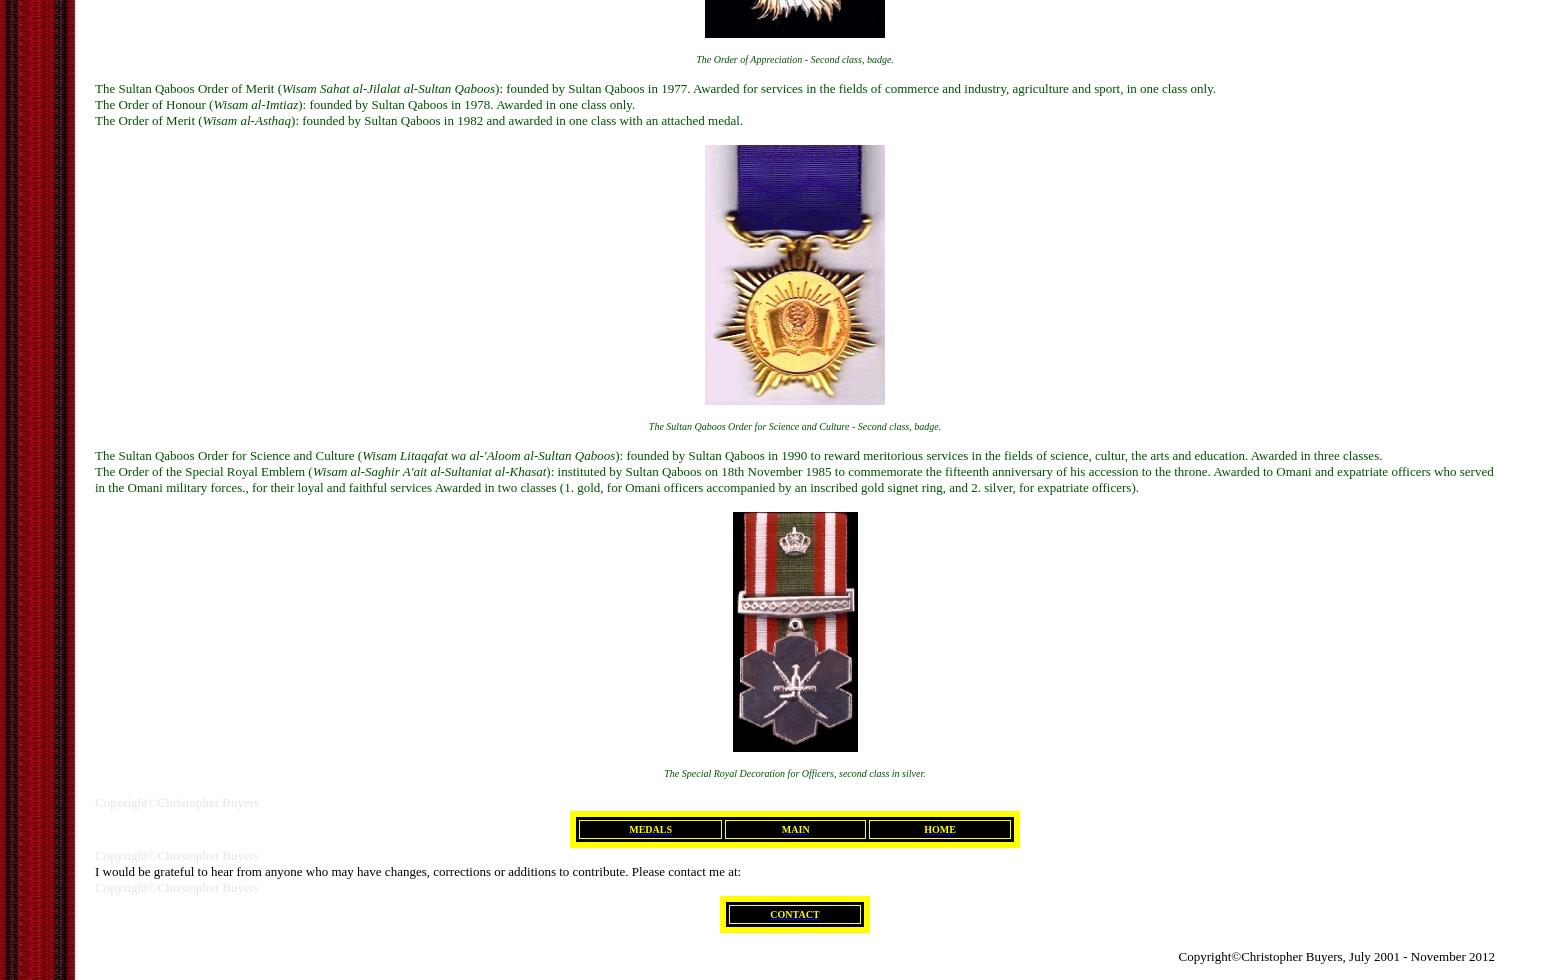  I want to click on '): founded by Sultan Qaboos in 1982 and awarded in one class with an attached medal.', so click(515, 119).